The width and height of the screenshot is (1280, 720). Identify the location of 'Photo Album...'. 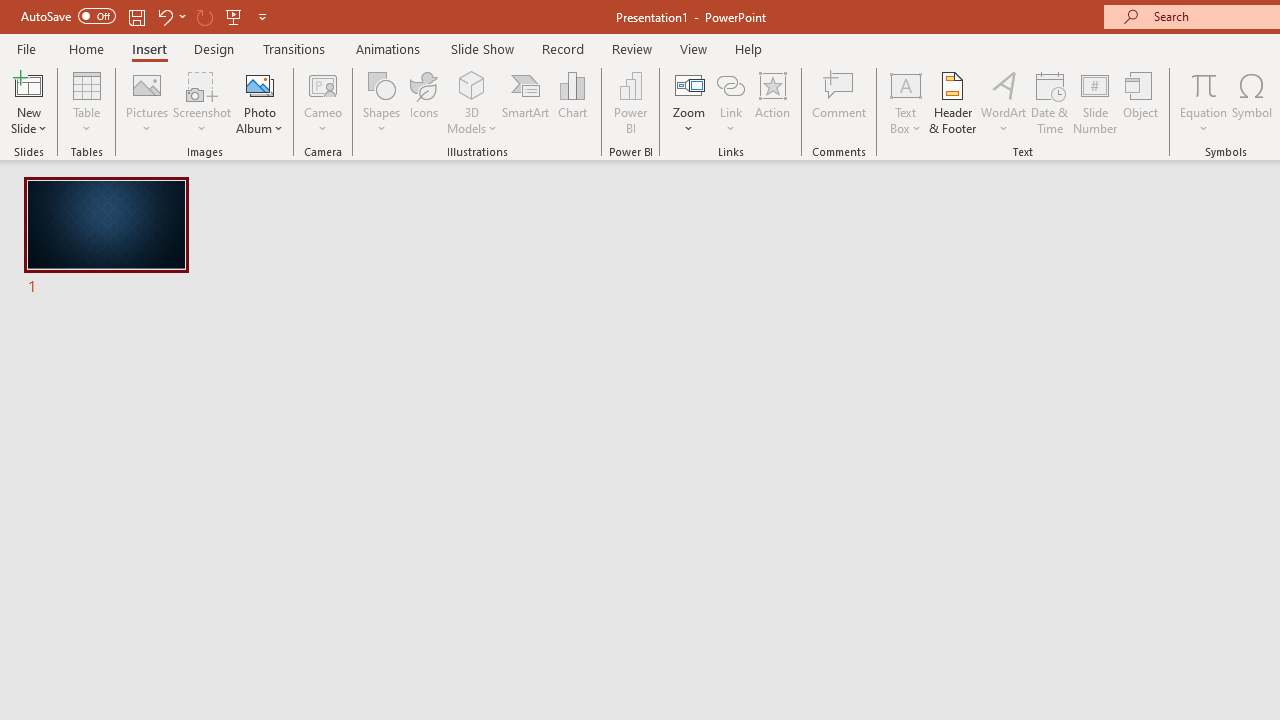
(258, 103).